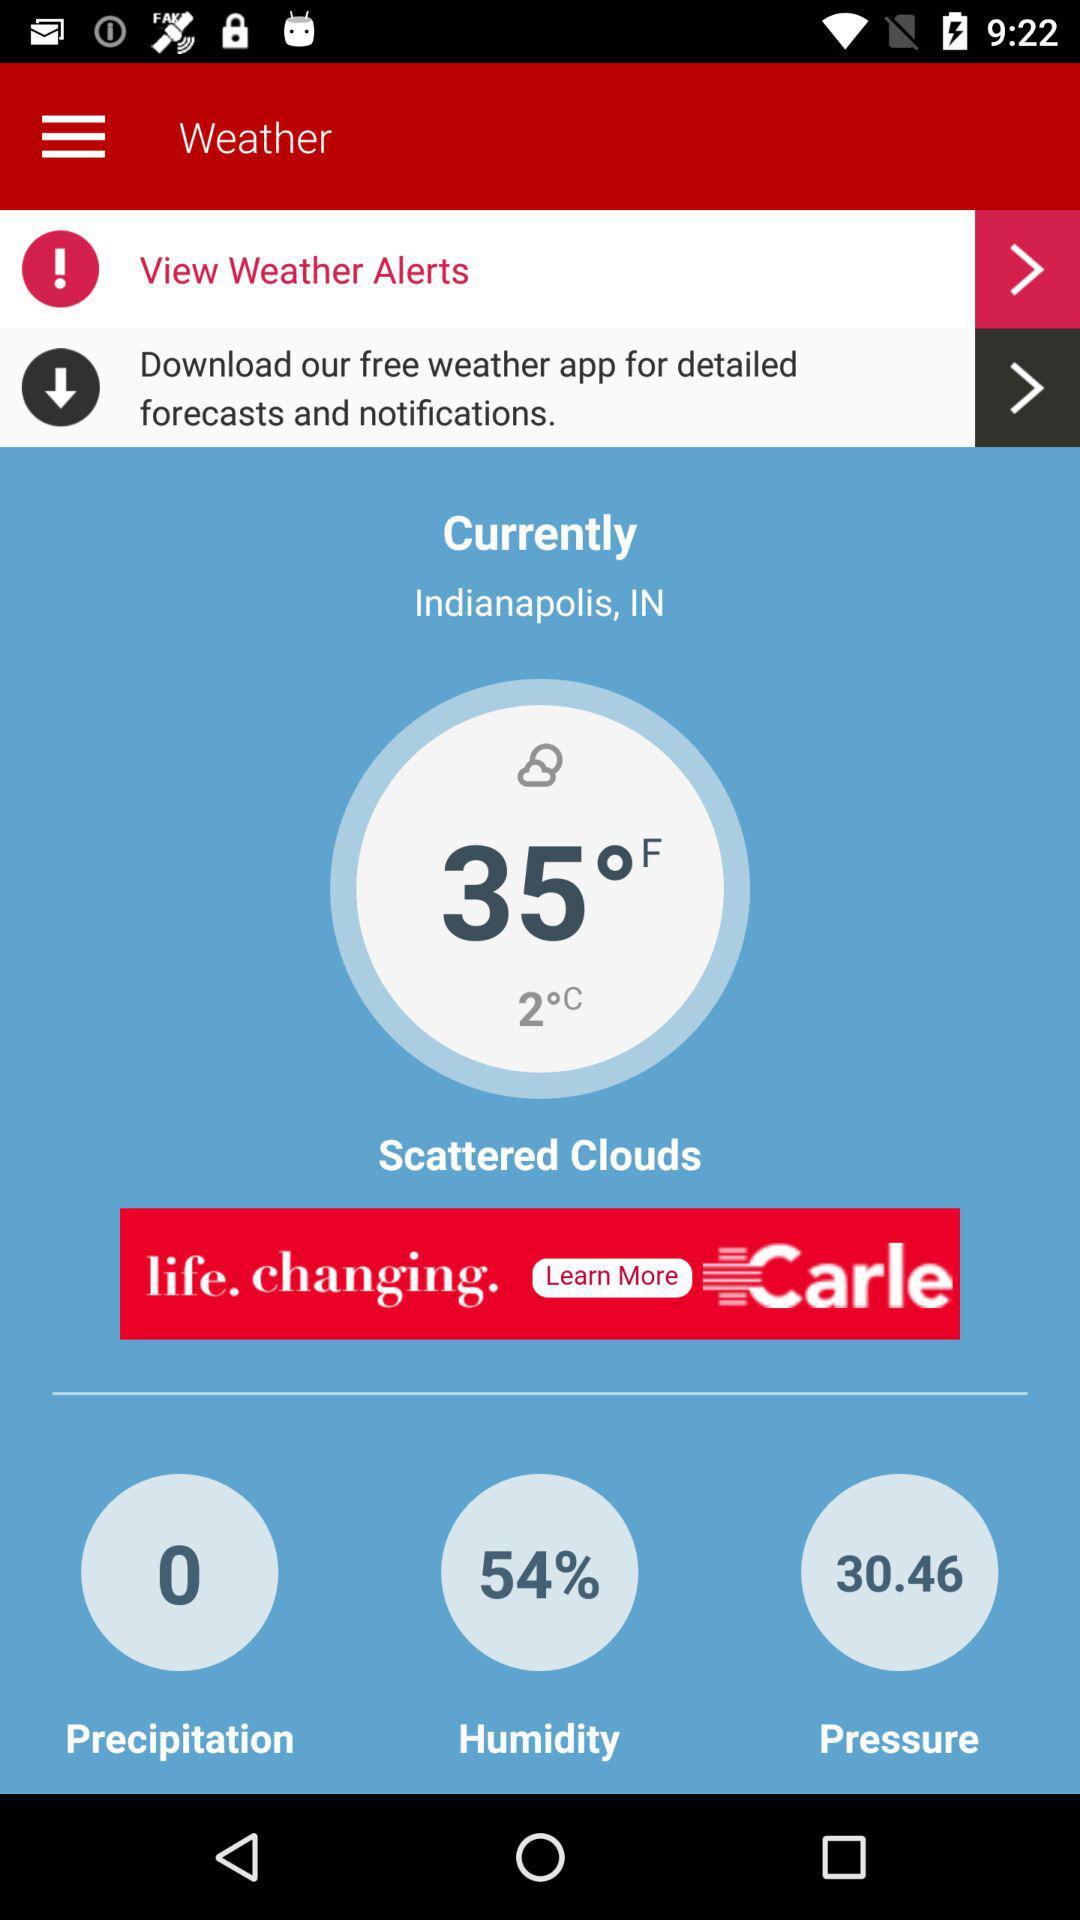 Image resolution: width=1080 pixels, height=1920 pixels. I want to click on advatisment, so click(540, 1272).